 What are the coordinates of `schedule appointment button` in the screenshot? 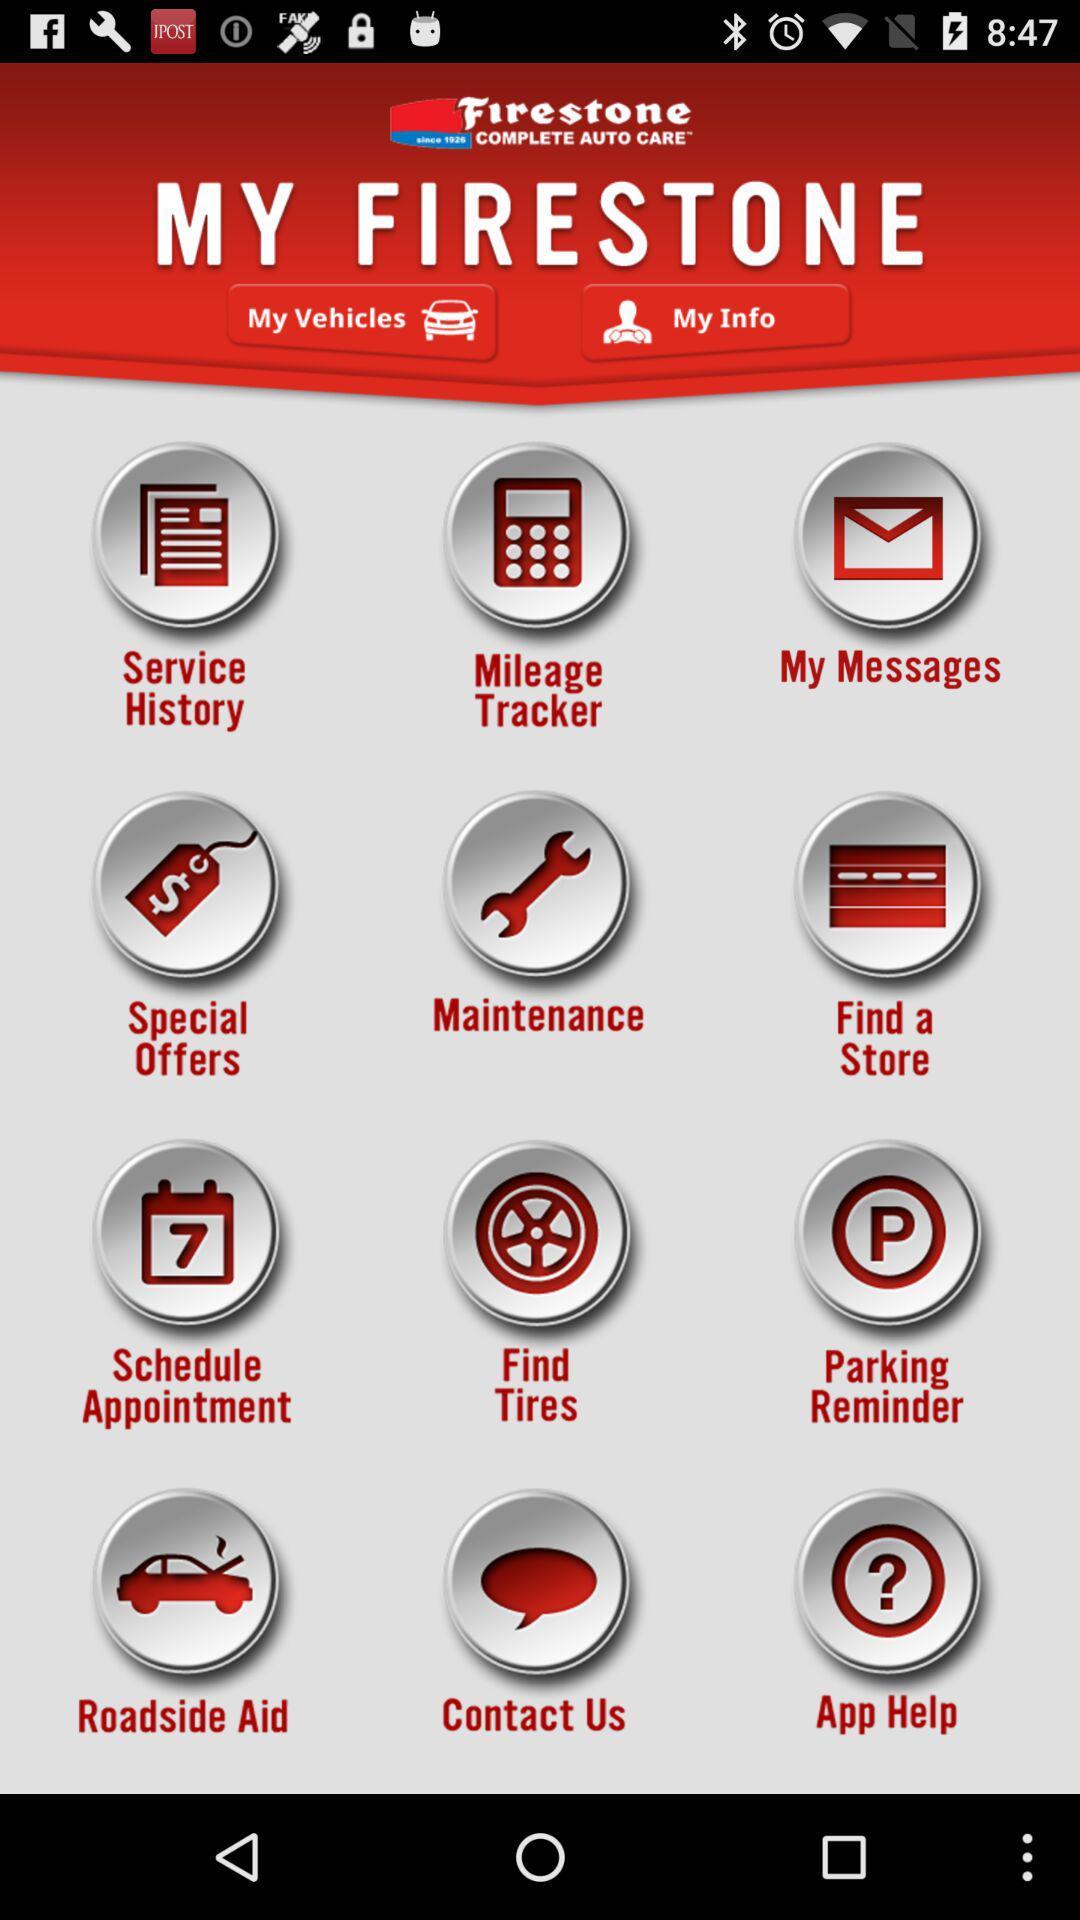 It's located at (189, 1284).